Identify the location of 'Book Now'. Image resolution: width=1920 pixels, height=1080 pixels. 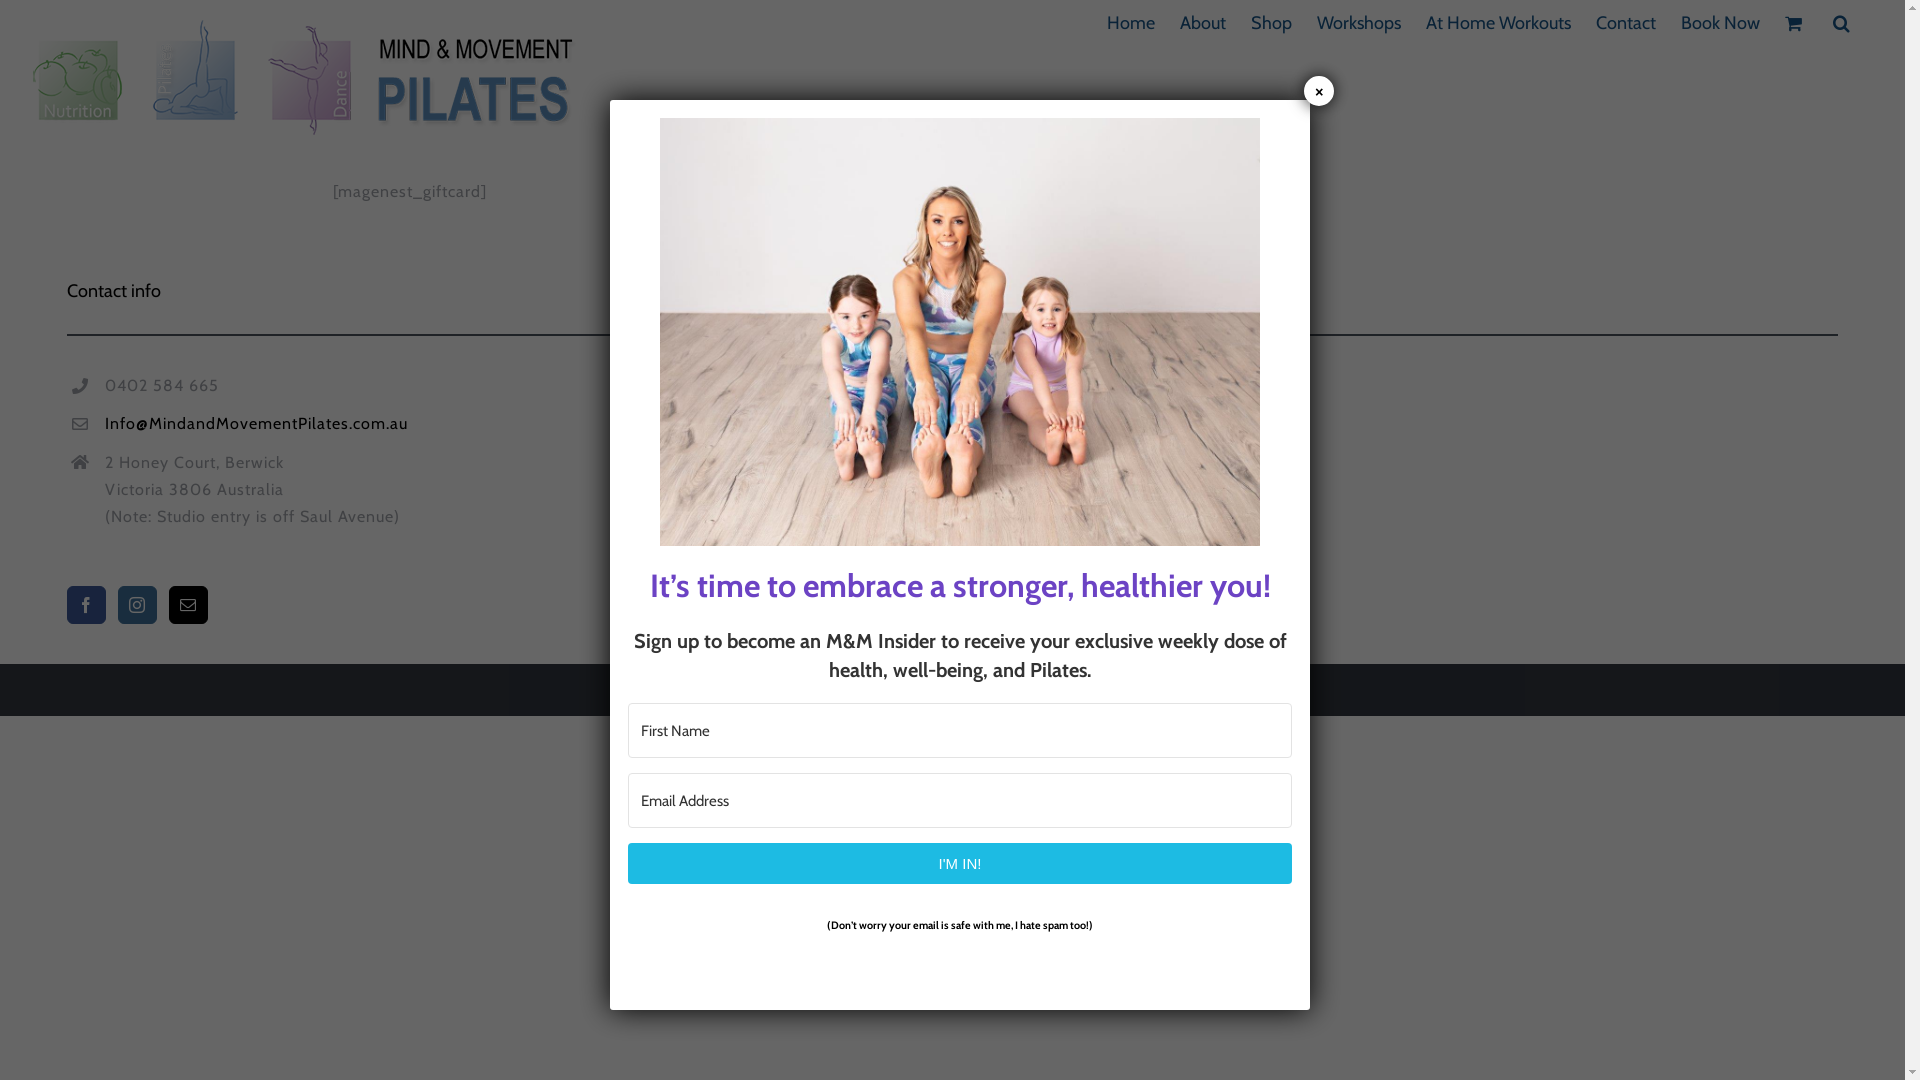
(1680, 22).